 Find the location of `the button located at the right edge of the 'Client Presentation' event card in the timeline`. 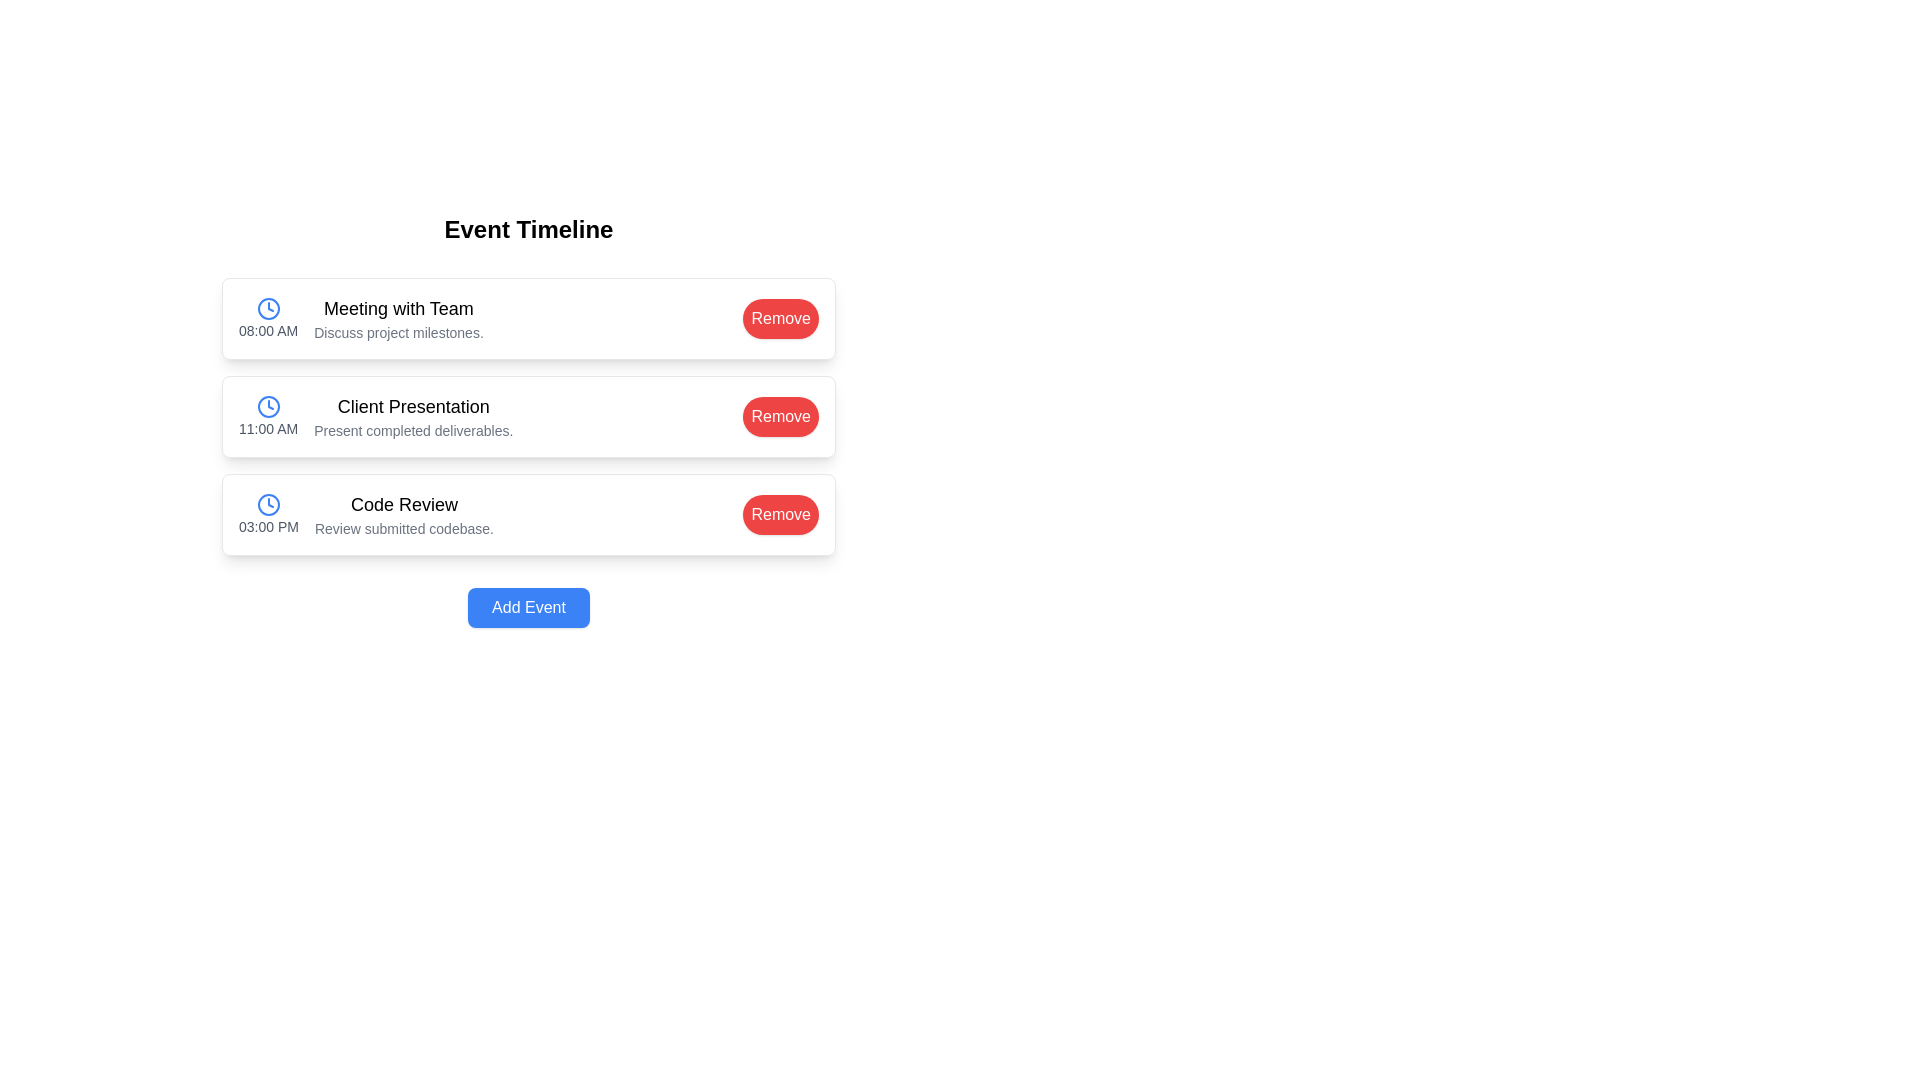

the button located at the right edge of the 'Client Presentation' event card in the timeline is located at coordinates (780, 415).